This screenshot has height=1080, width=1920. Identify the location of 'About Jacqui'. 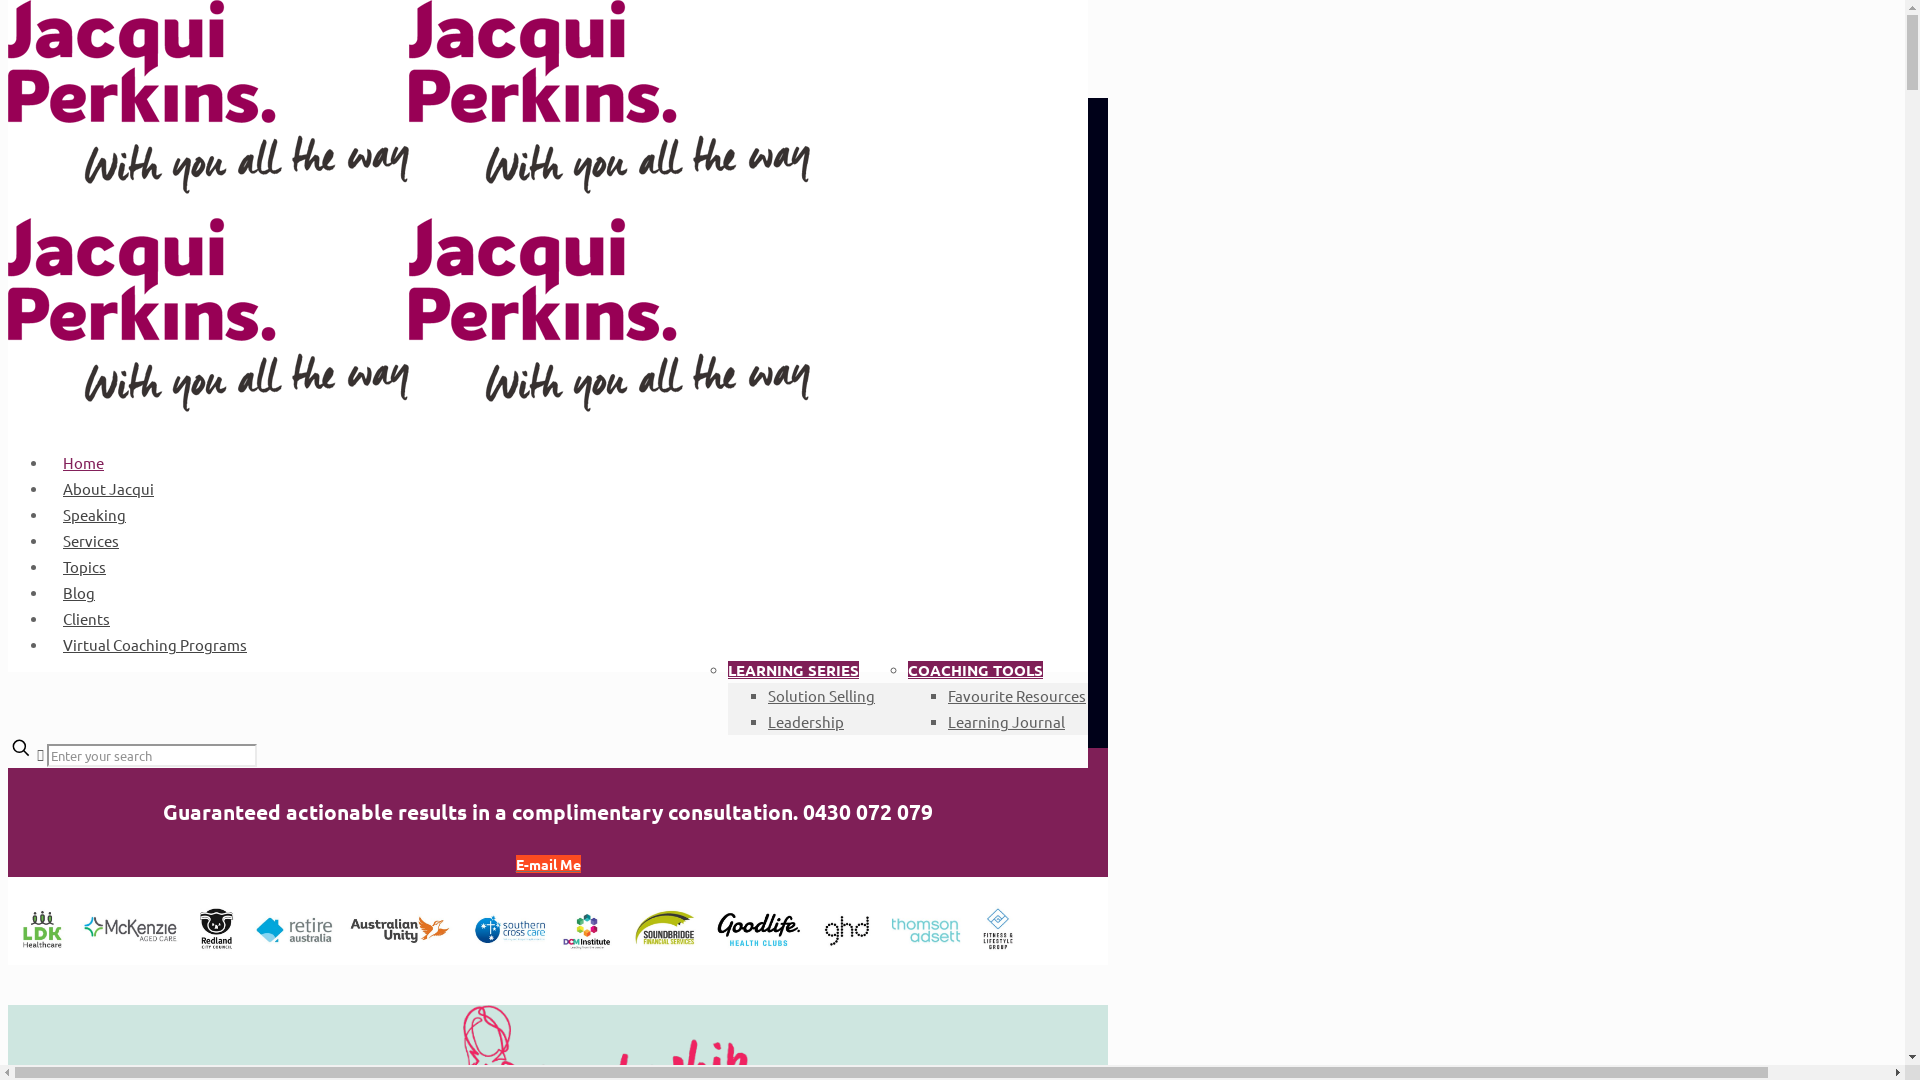
(107, 488).